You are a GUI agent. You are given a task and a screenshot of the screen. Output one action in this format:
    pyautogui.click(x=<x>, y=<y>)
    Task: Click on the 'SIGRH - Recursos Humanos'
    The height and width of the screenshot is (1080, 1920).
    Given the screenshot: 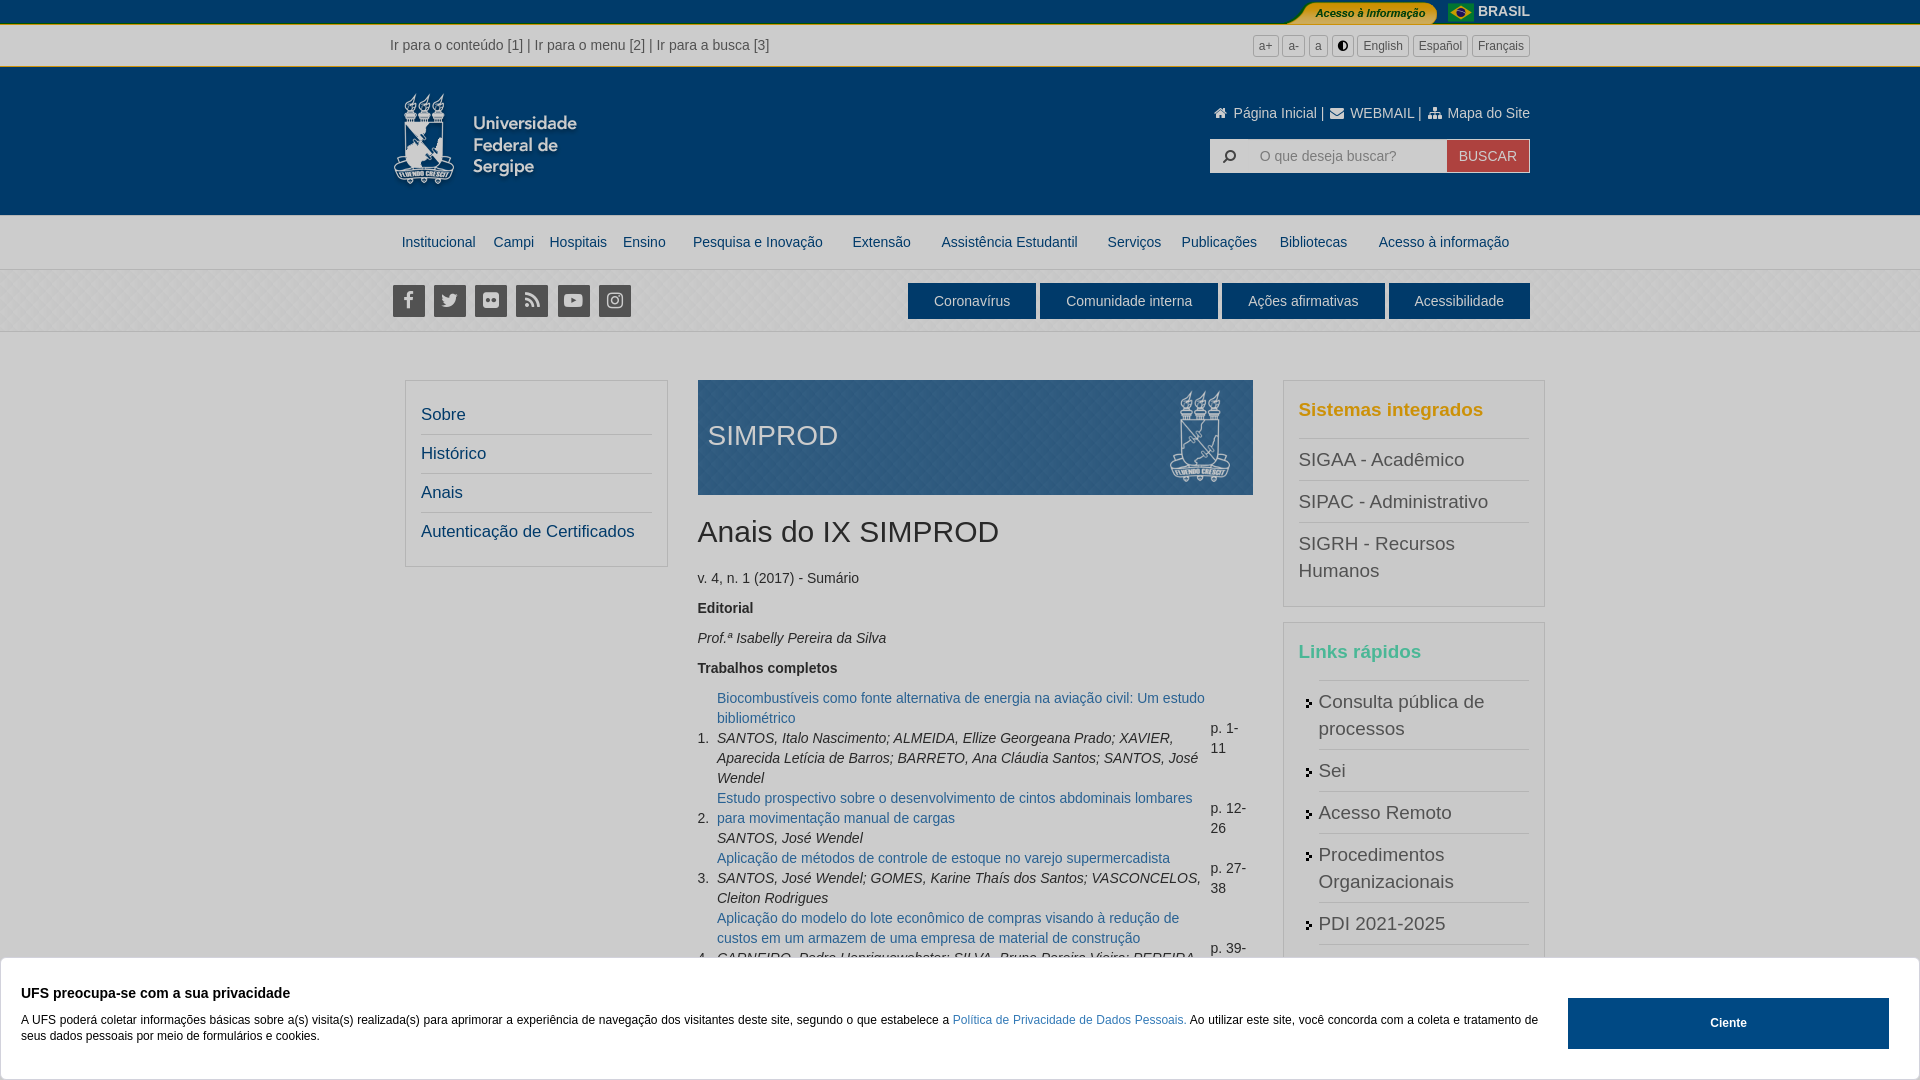 What is the action you would take?
    pyautogui.click(x=1375, y=556)
    